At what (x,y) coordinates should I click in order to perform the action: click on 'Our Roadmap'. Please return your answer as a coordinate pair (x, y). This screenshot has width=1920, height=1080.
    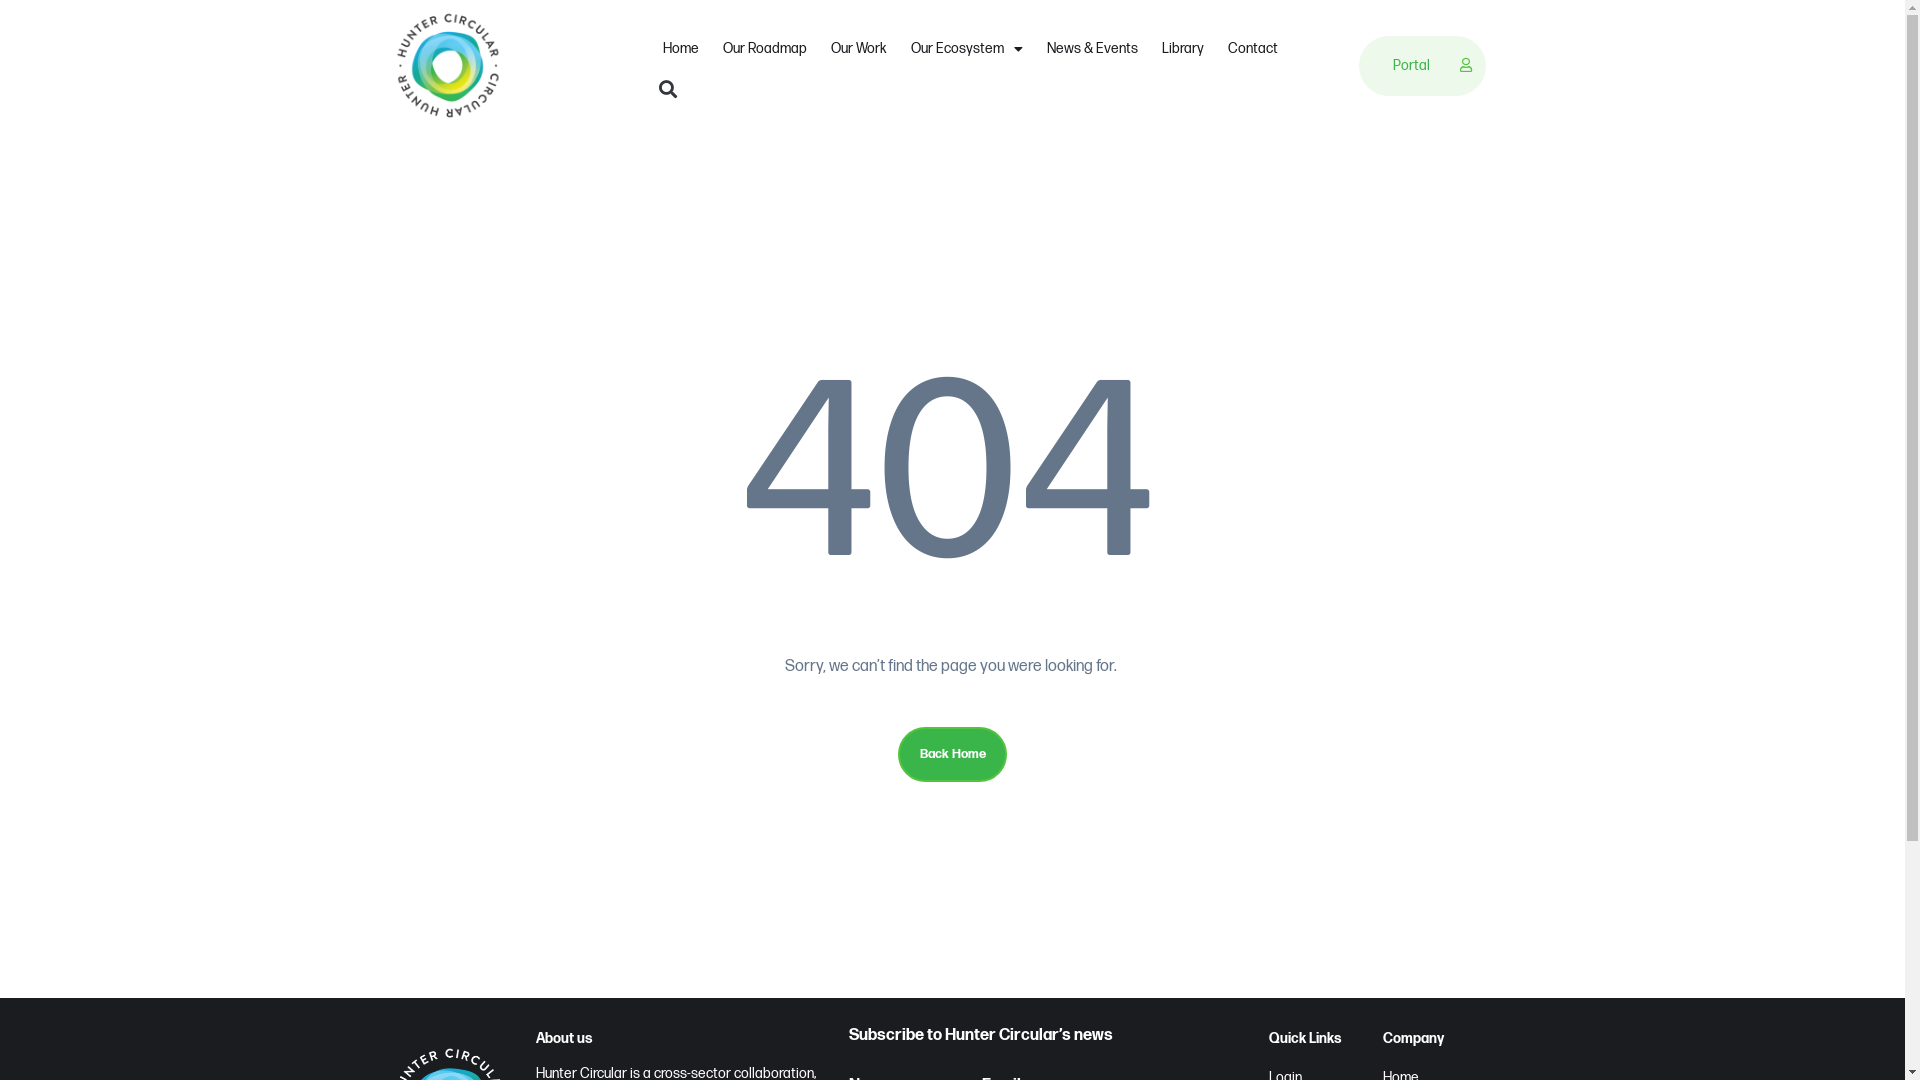
    Looking at the image, I should click on (710, 48).